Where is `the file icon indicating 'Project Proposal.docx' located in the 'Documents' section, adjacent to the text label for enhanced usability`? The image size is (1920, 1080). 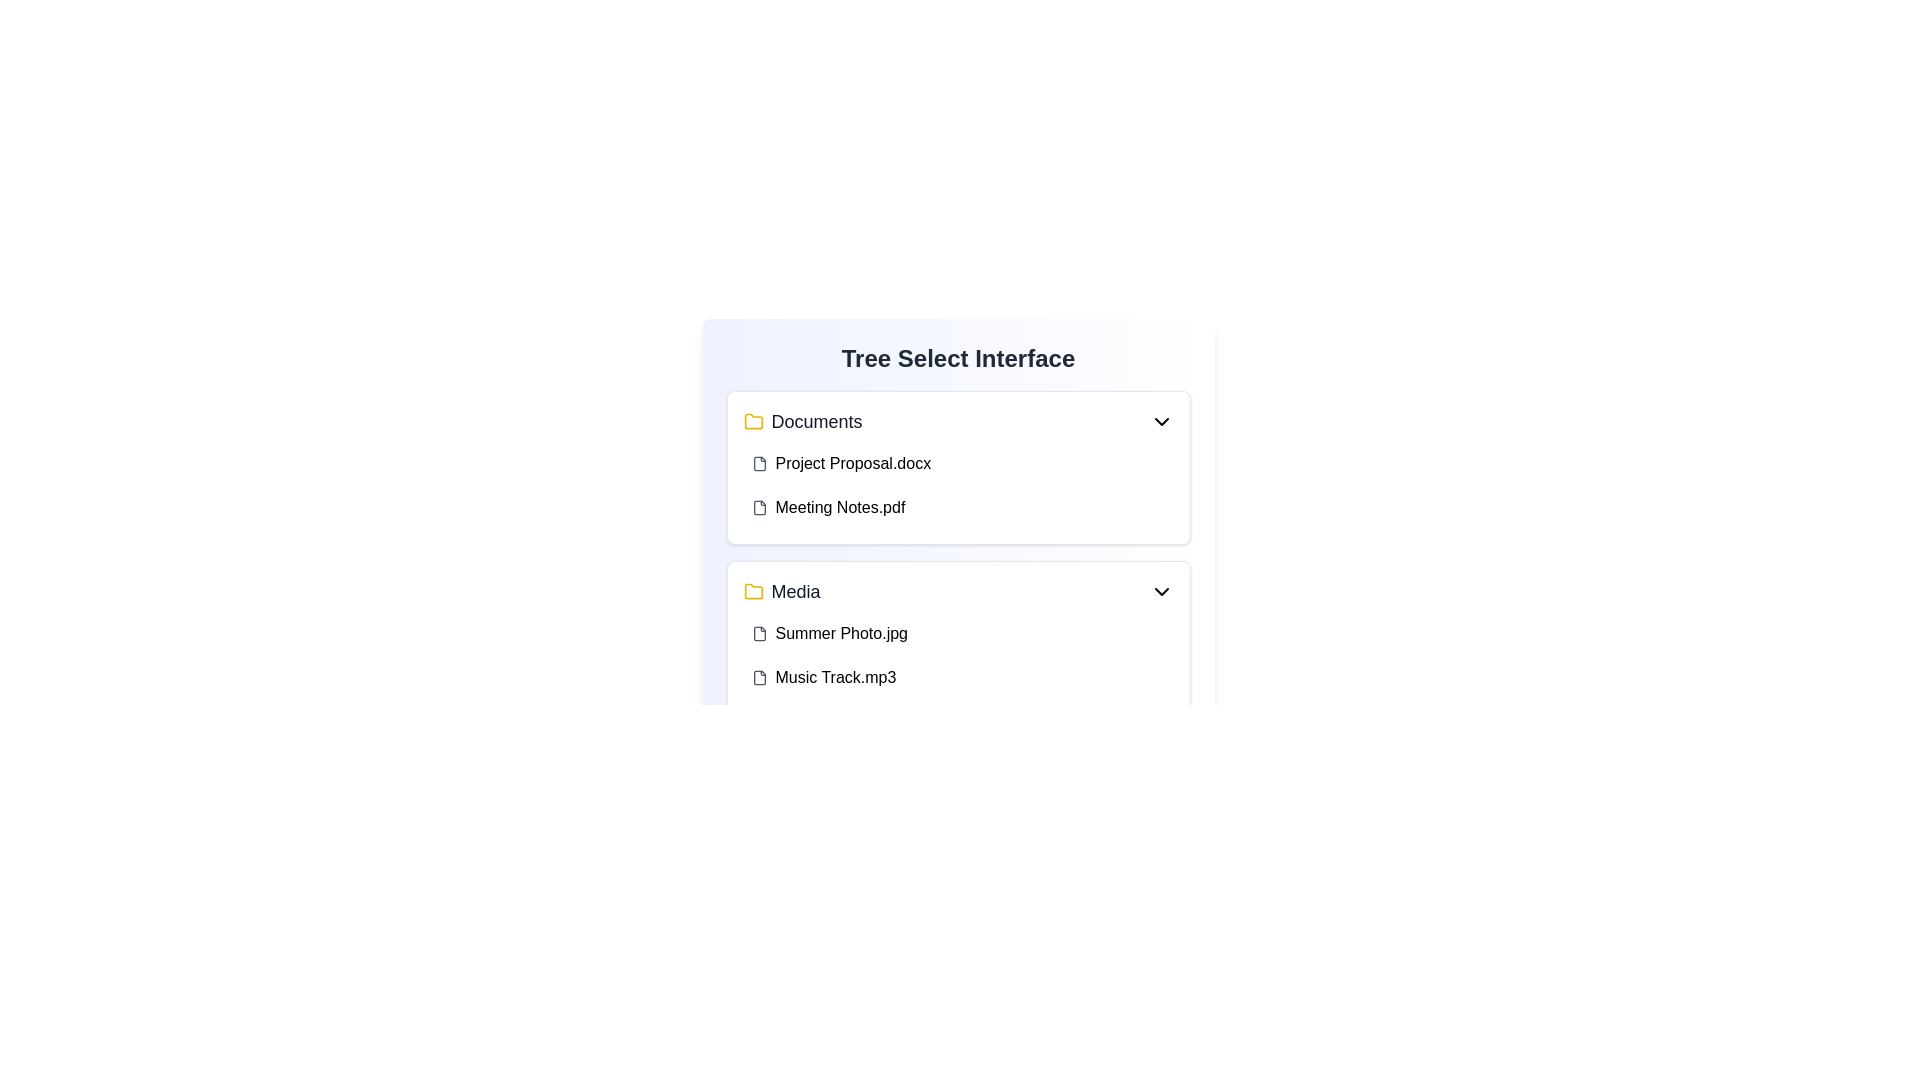 the file icon indicating 'Project Proposal.docx' located in the 'Documents' section, adjacent to the text label for enhanced usability is located at coordinates (758, 463).